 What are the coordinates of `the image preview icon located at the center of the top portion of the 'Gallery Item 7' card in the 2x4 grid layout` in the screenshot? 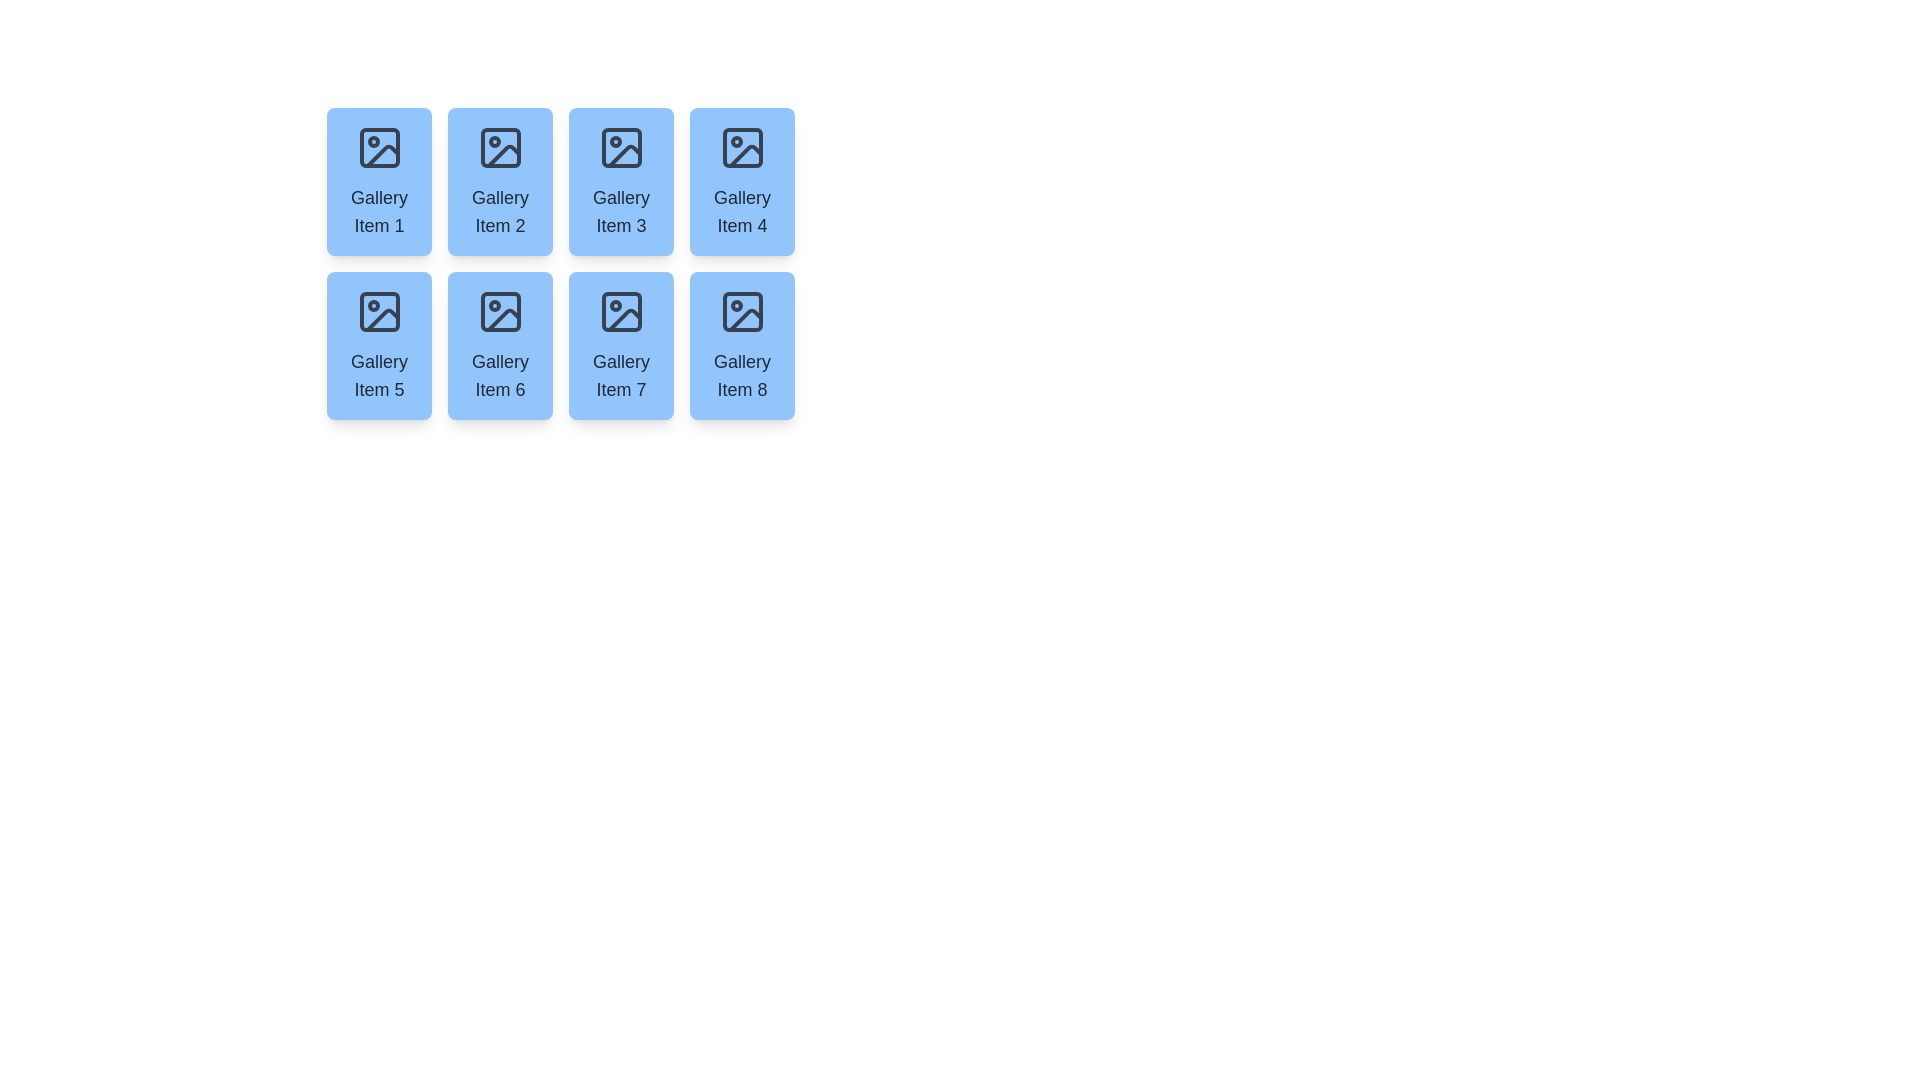 It's located at (620, 312).